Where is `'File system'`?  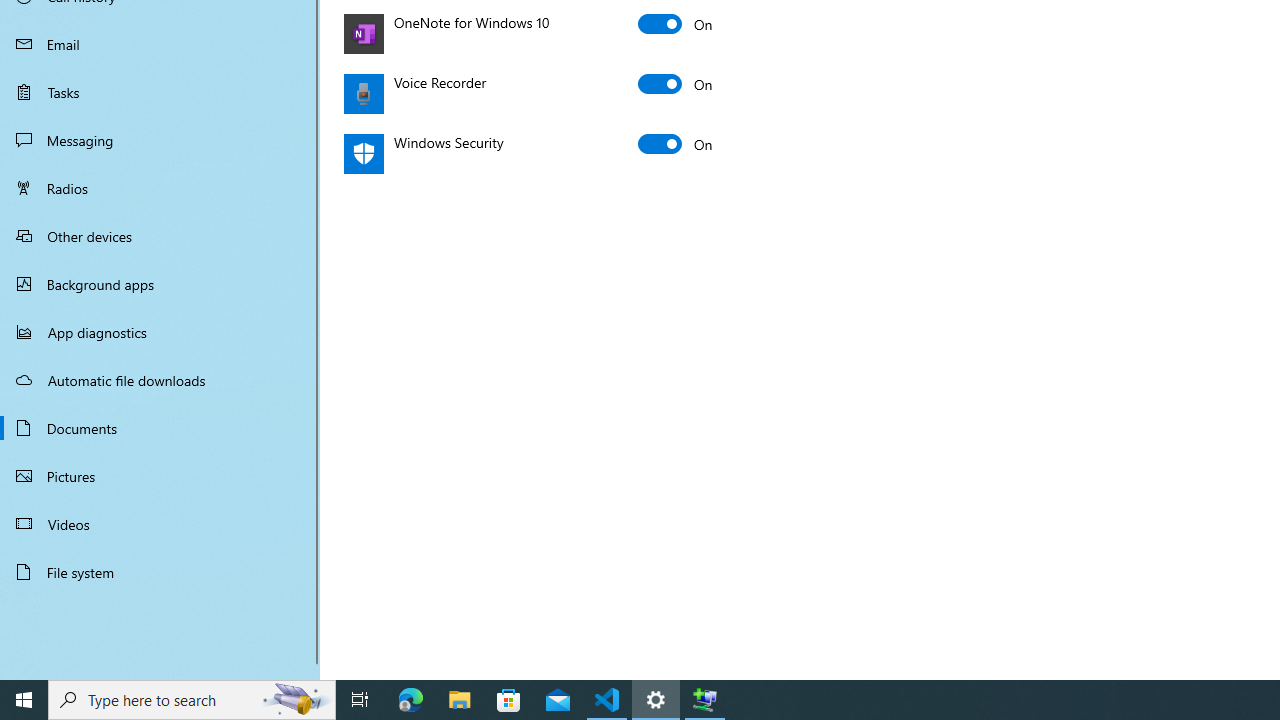 'File system' is located at coordinates (160, 572).